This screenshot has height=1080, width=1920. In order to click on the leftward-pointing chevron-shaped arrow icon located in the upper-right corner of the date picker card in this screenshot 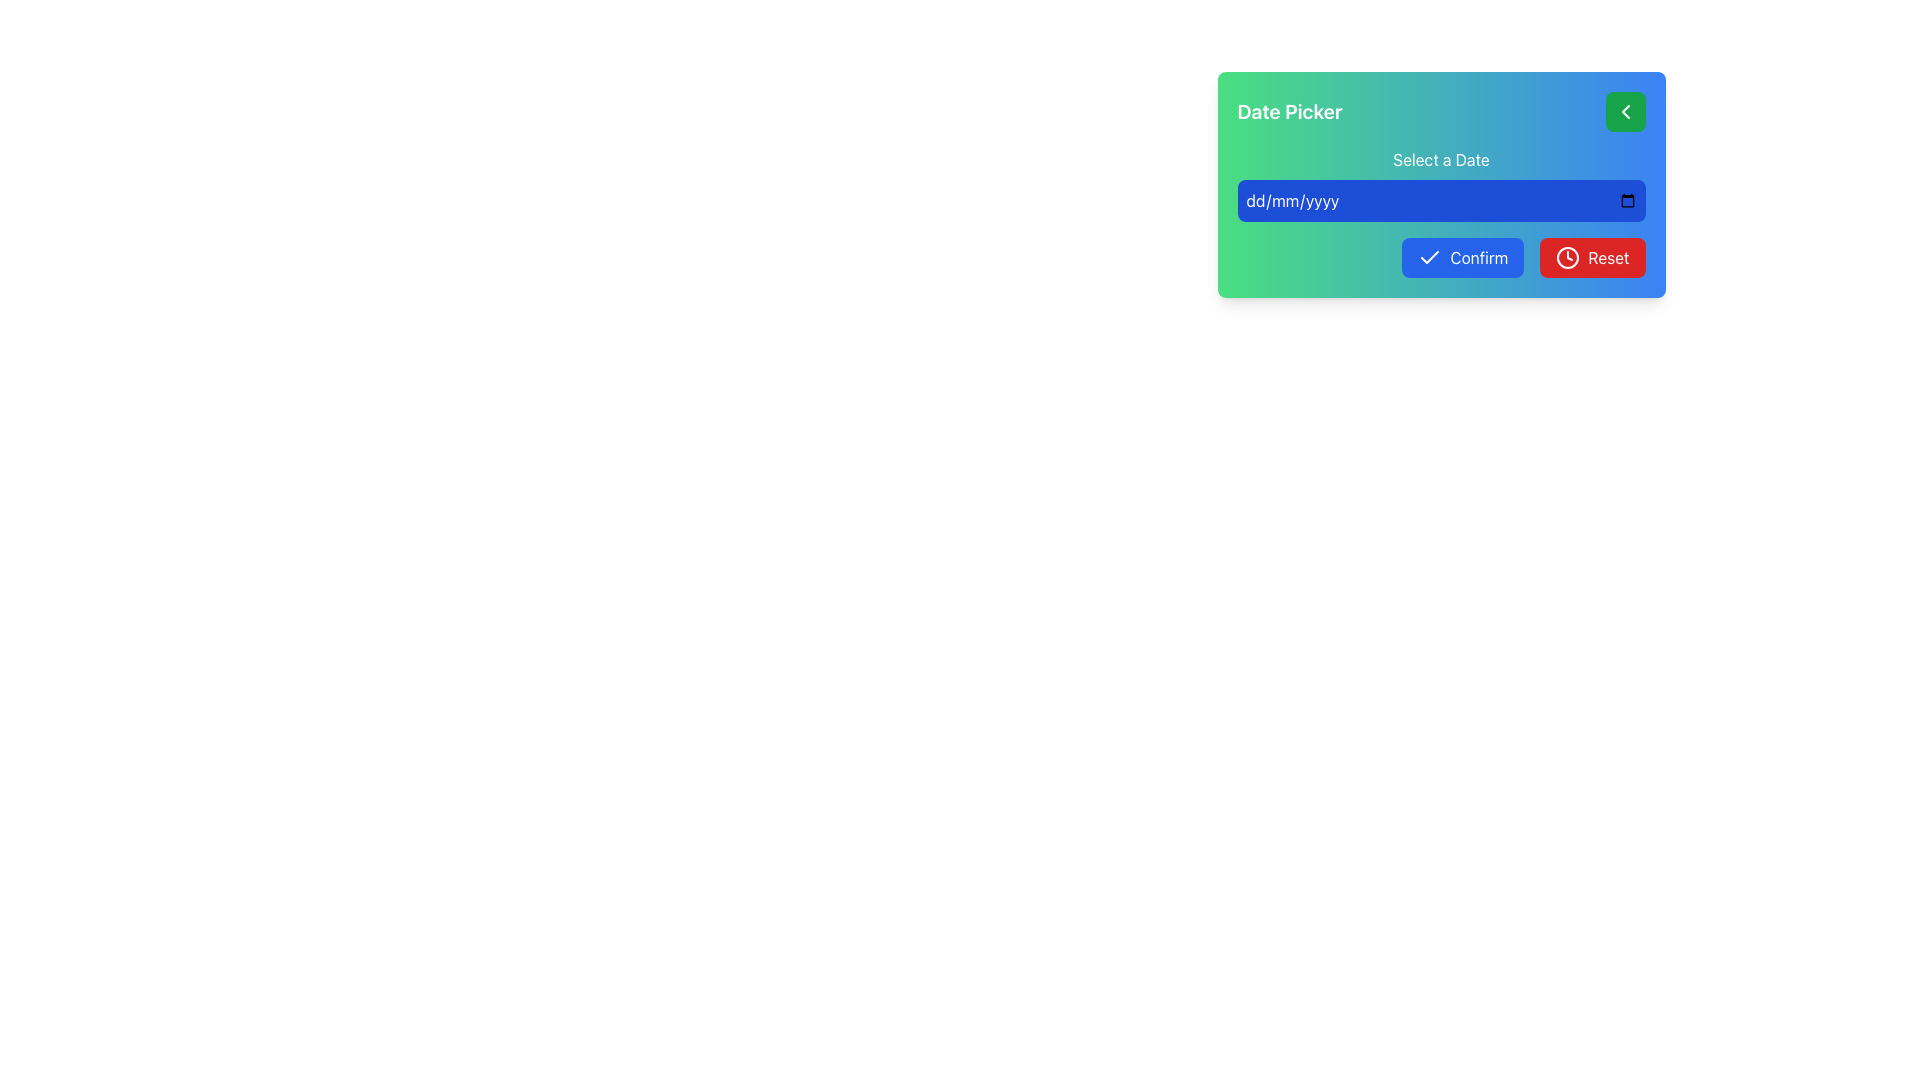, I will do `click(1625, 111)`.